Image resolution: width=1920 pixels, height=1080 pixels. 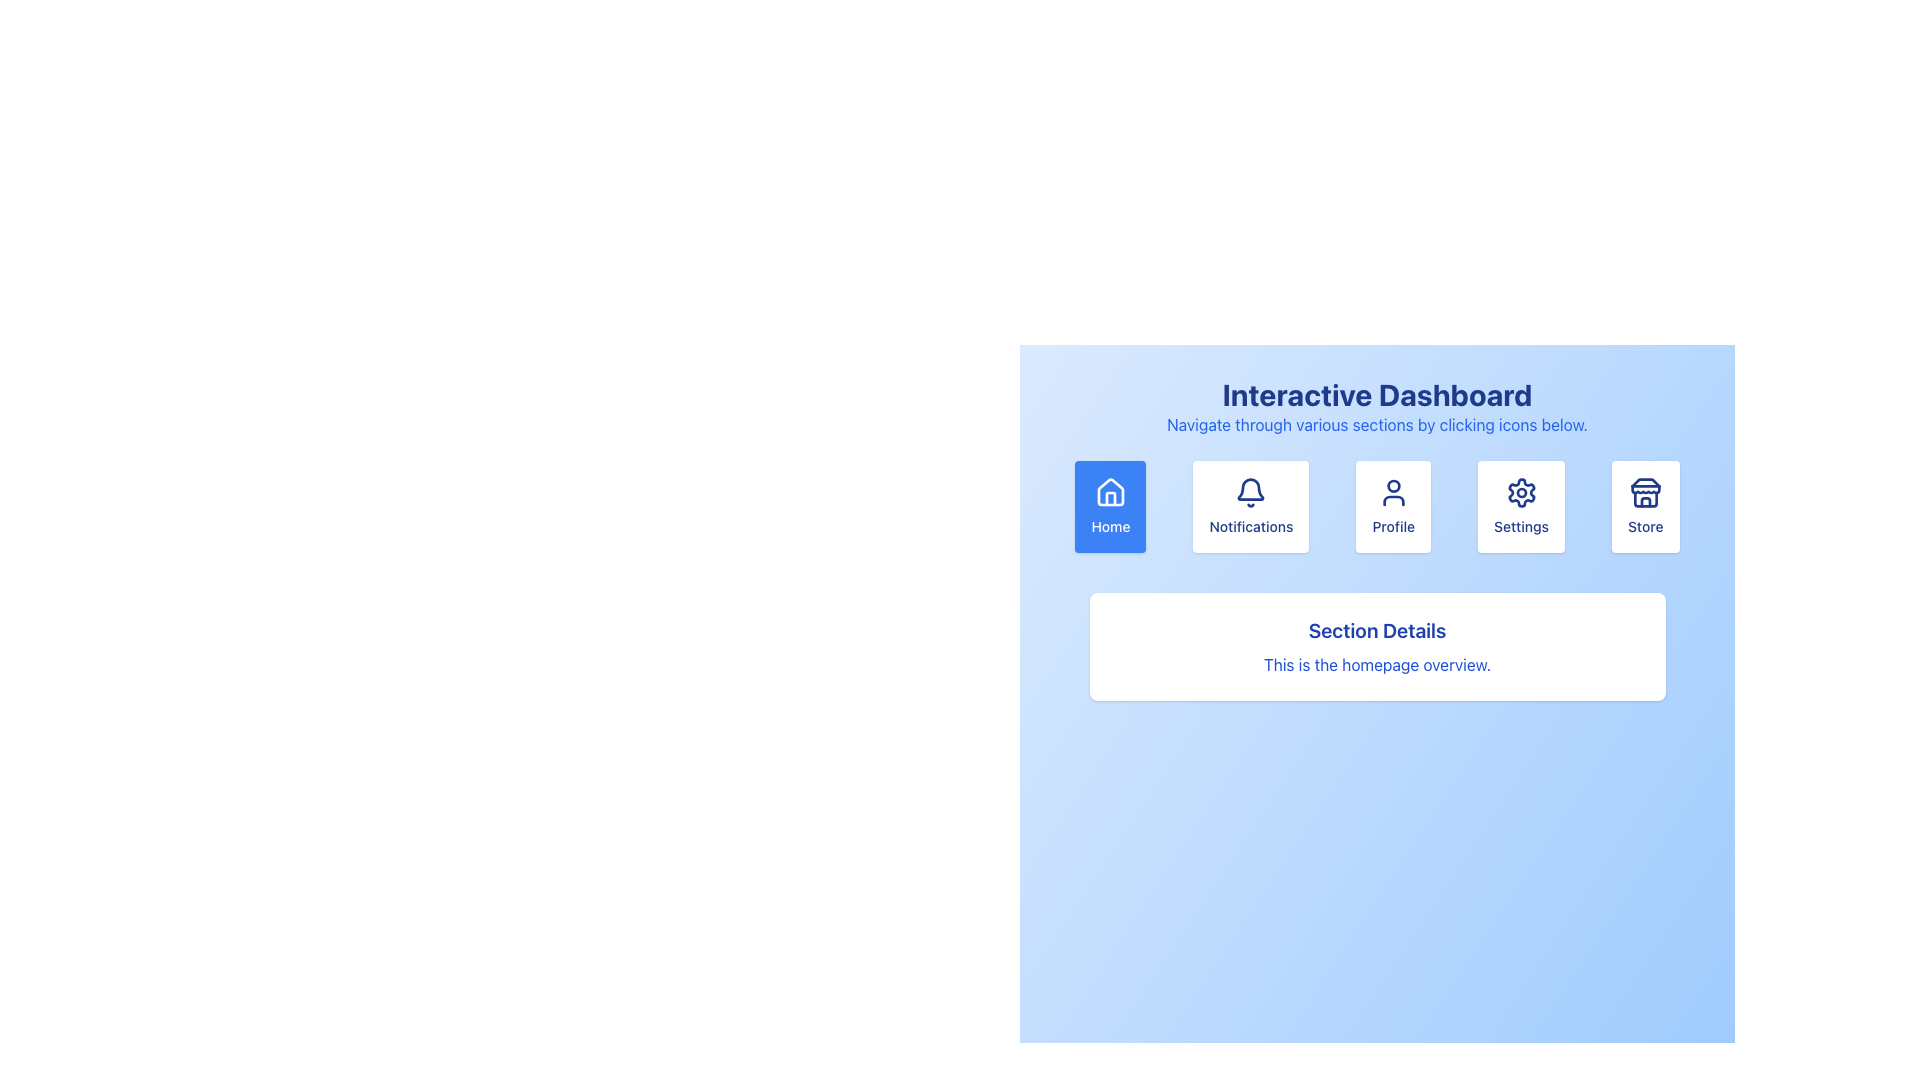 I want to click on the 'Store' button, which is a rectangular card-like element with rounded corners and a white background, located at the rightmost position in a horizontal cluster of five similar elements under the 'Interactive Dashboard' title, so click(x=1645, y=505).